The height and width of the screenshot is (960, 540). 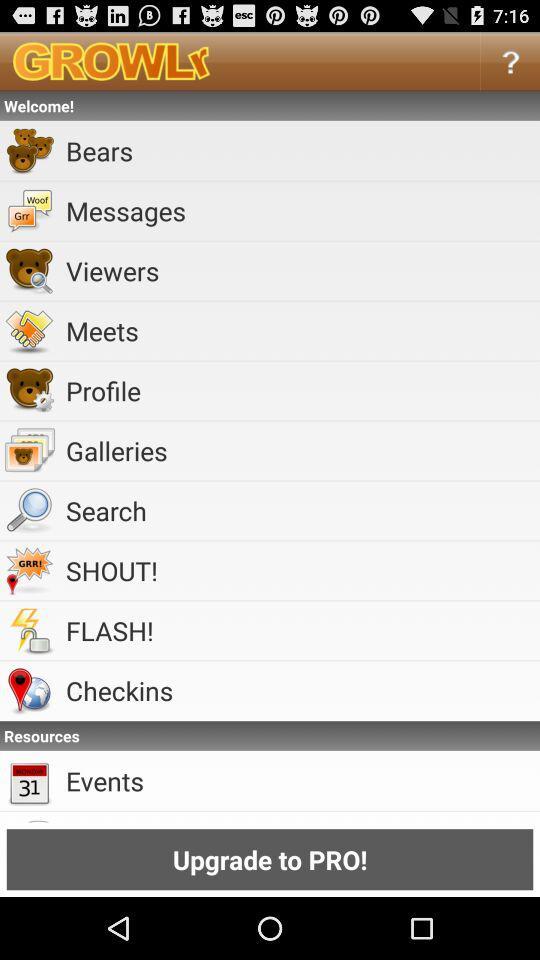 What do you see at coordinates (510, 65) in the screenshot?
I see `the help icon` at bounding box center [510, 65].